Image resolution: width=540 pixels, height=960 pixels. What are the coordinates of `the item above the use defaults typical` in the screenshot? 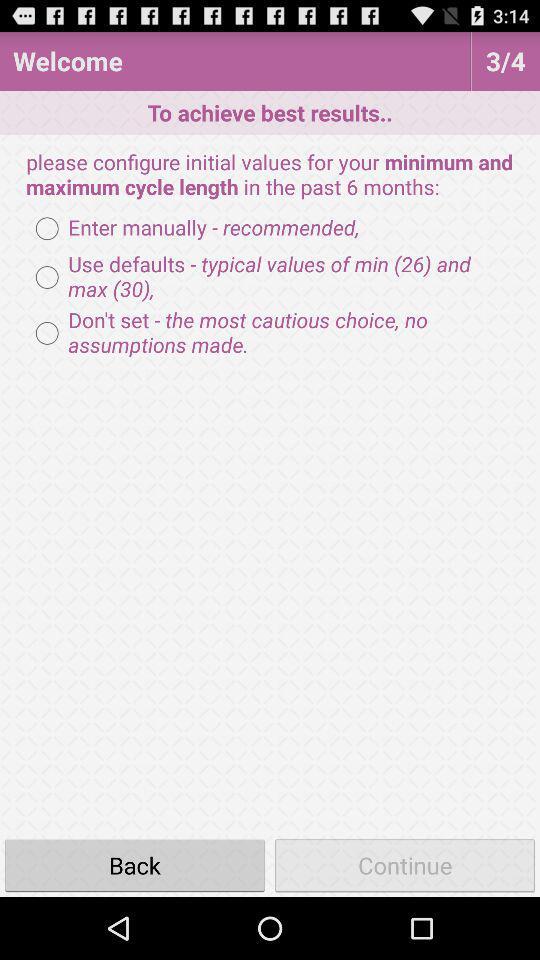 It's located at (192, 228).